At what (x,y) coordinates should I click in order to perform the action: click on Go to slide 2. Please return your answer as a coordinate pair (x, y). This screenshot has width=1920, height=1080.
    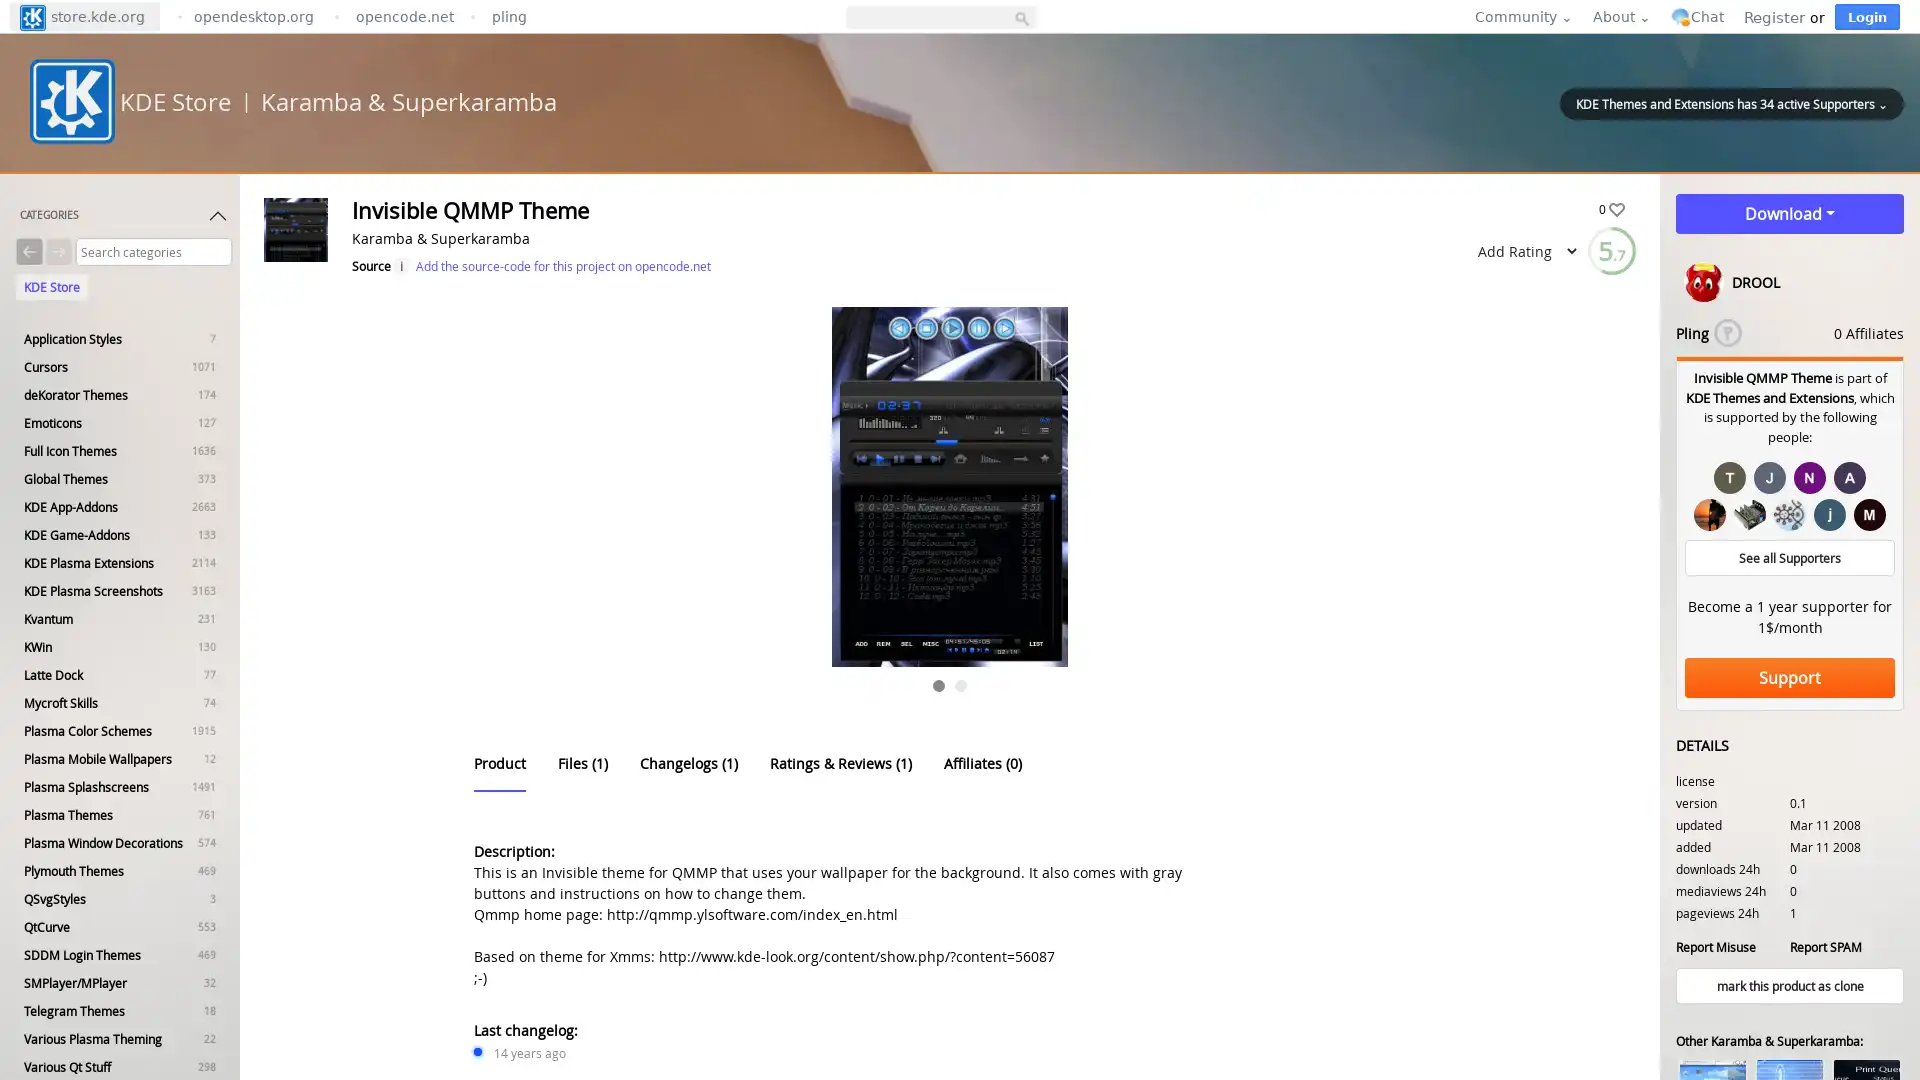
    Looking at the image, I should click on (960, 685).